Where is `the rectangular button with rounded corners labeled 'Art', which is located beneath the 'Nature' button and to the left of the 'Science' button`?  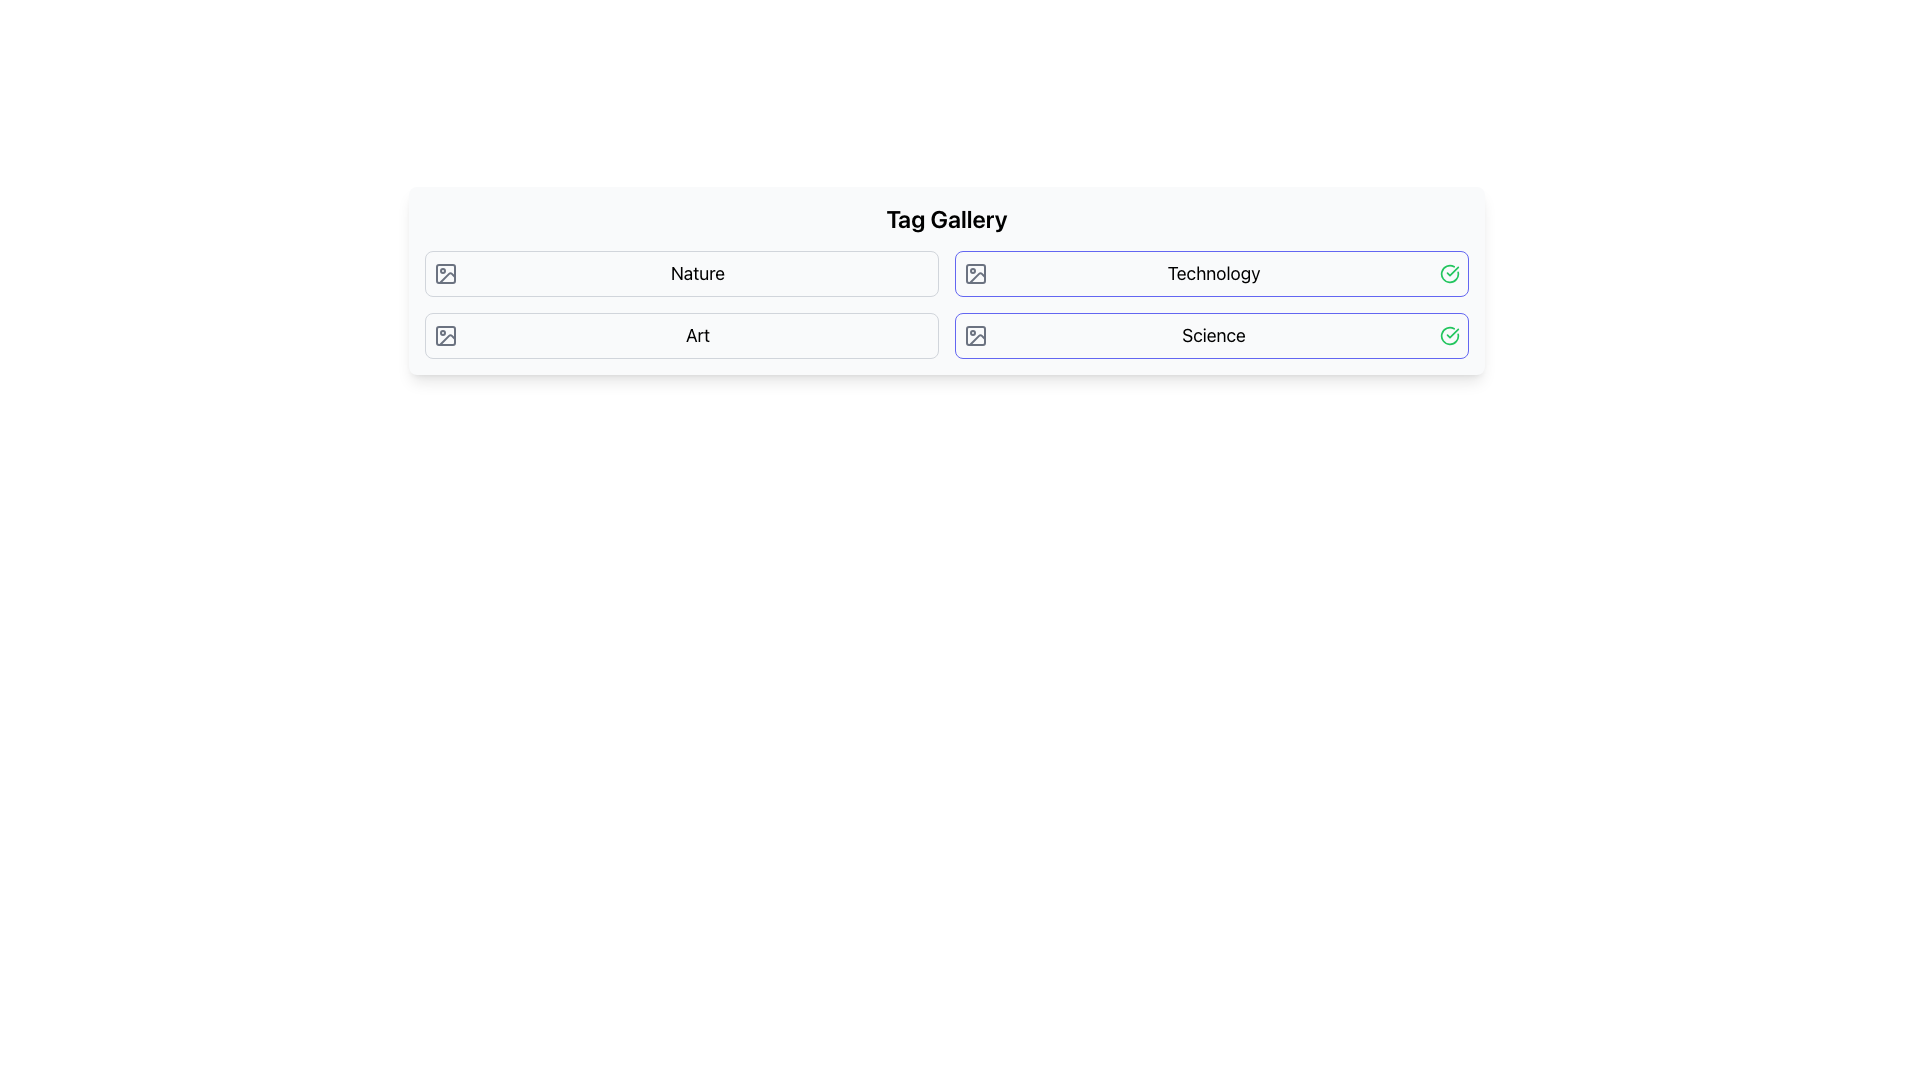 the rectangular button with rounded corners labeled 'Art', which is located beneath the 'Nature' button and to the left of the 'Science' button is located at coordinates (681, 334).